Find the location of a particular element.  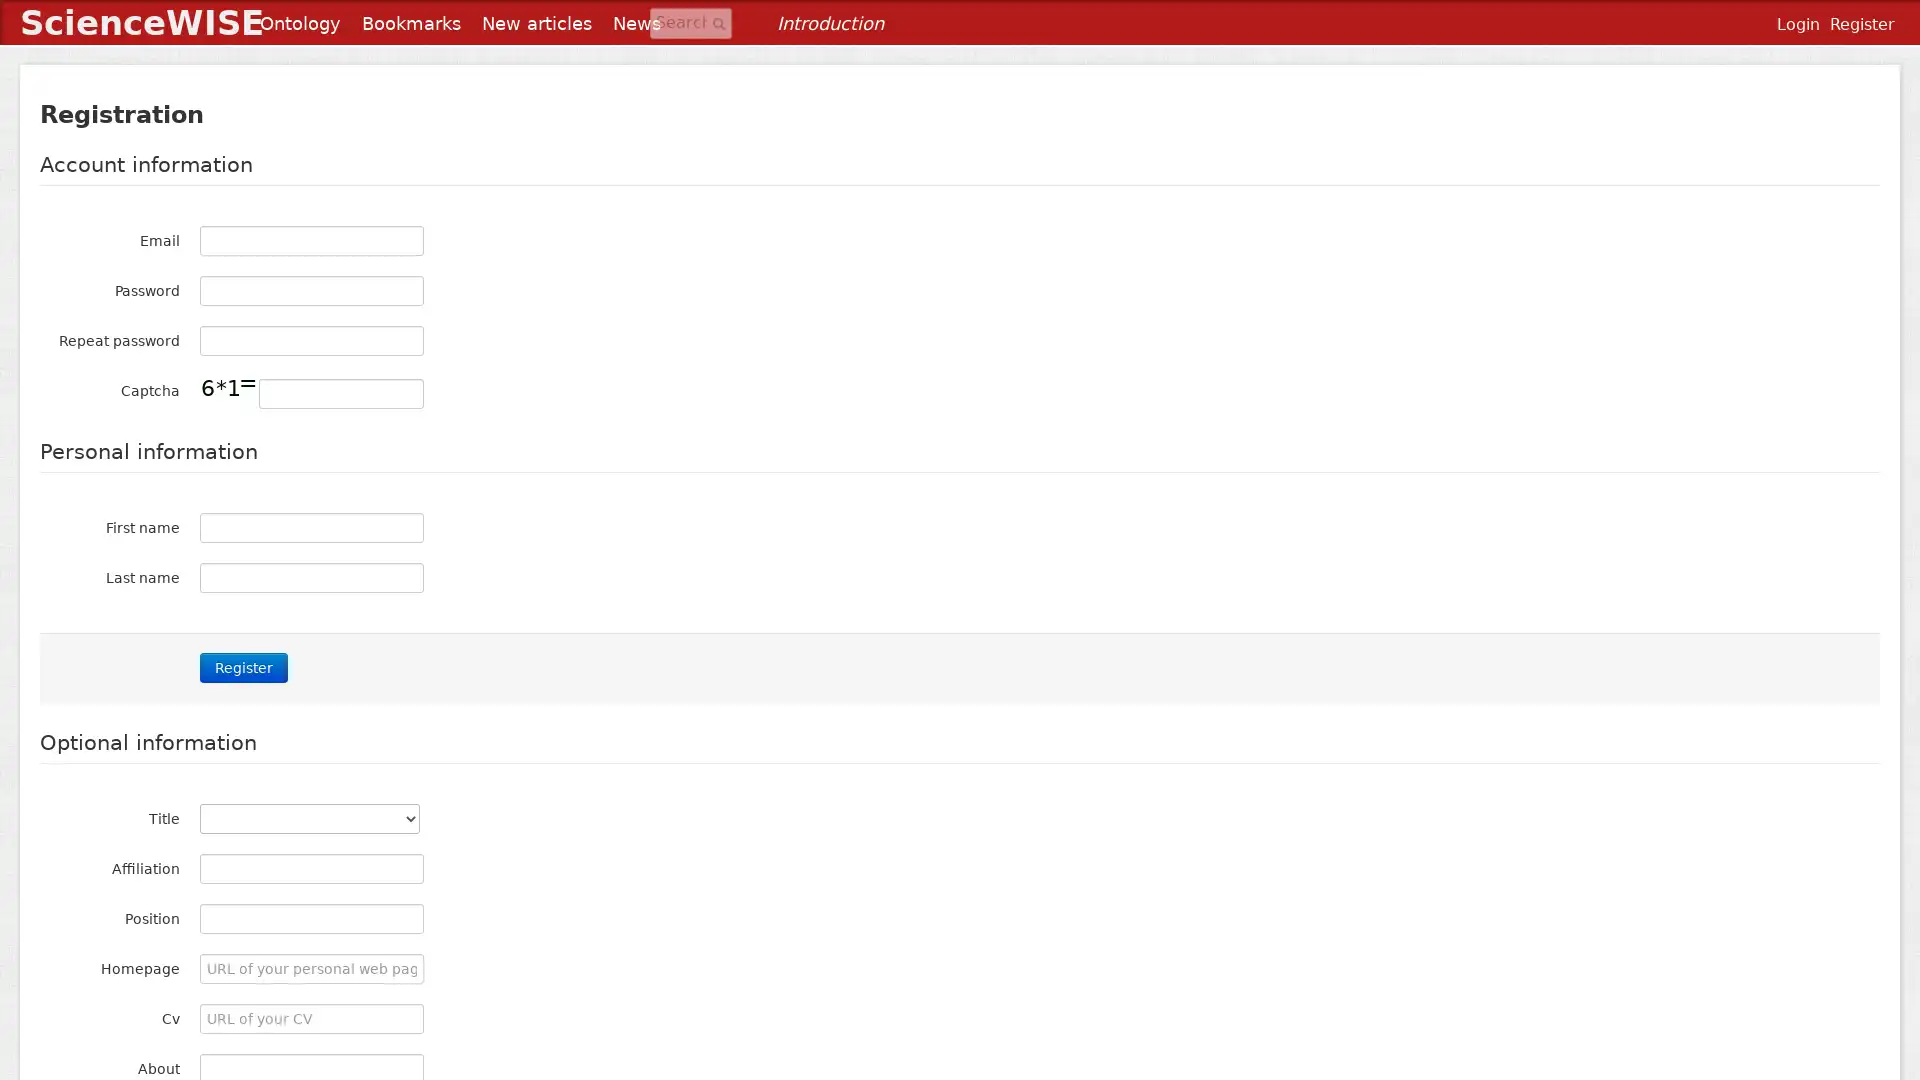

Register is located at coordinates (243, 667).